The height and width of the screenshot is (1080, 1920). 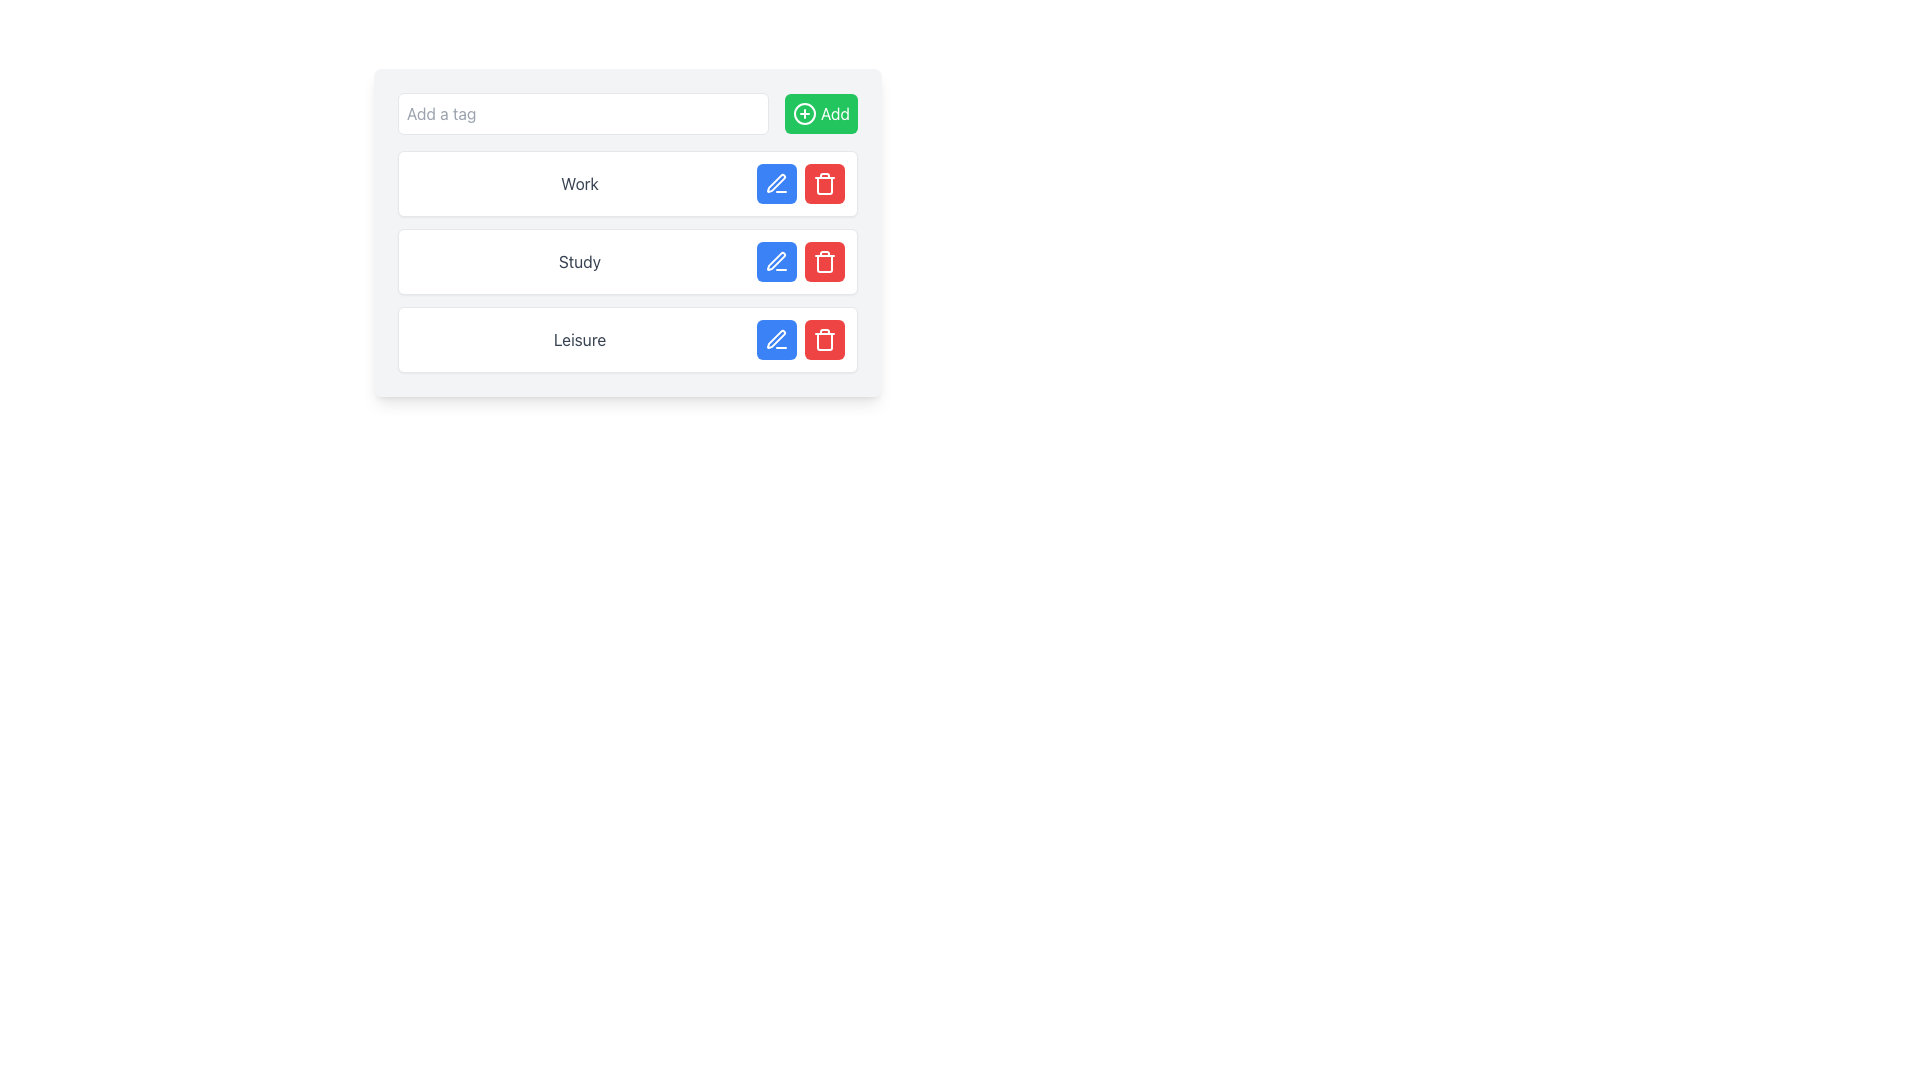 I want to click on the second blue button under the 'Study' section, so click(x=776, y=261).